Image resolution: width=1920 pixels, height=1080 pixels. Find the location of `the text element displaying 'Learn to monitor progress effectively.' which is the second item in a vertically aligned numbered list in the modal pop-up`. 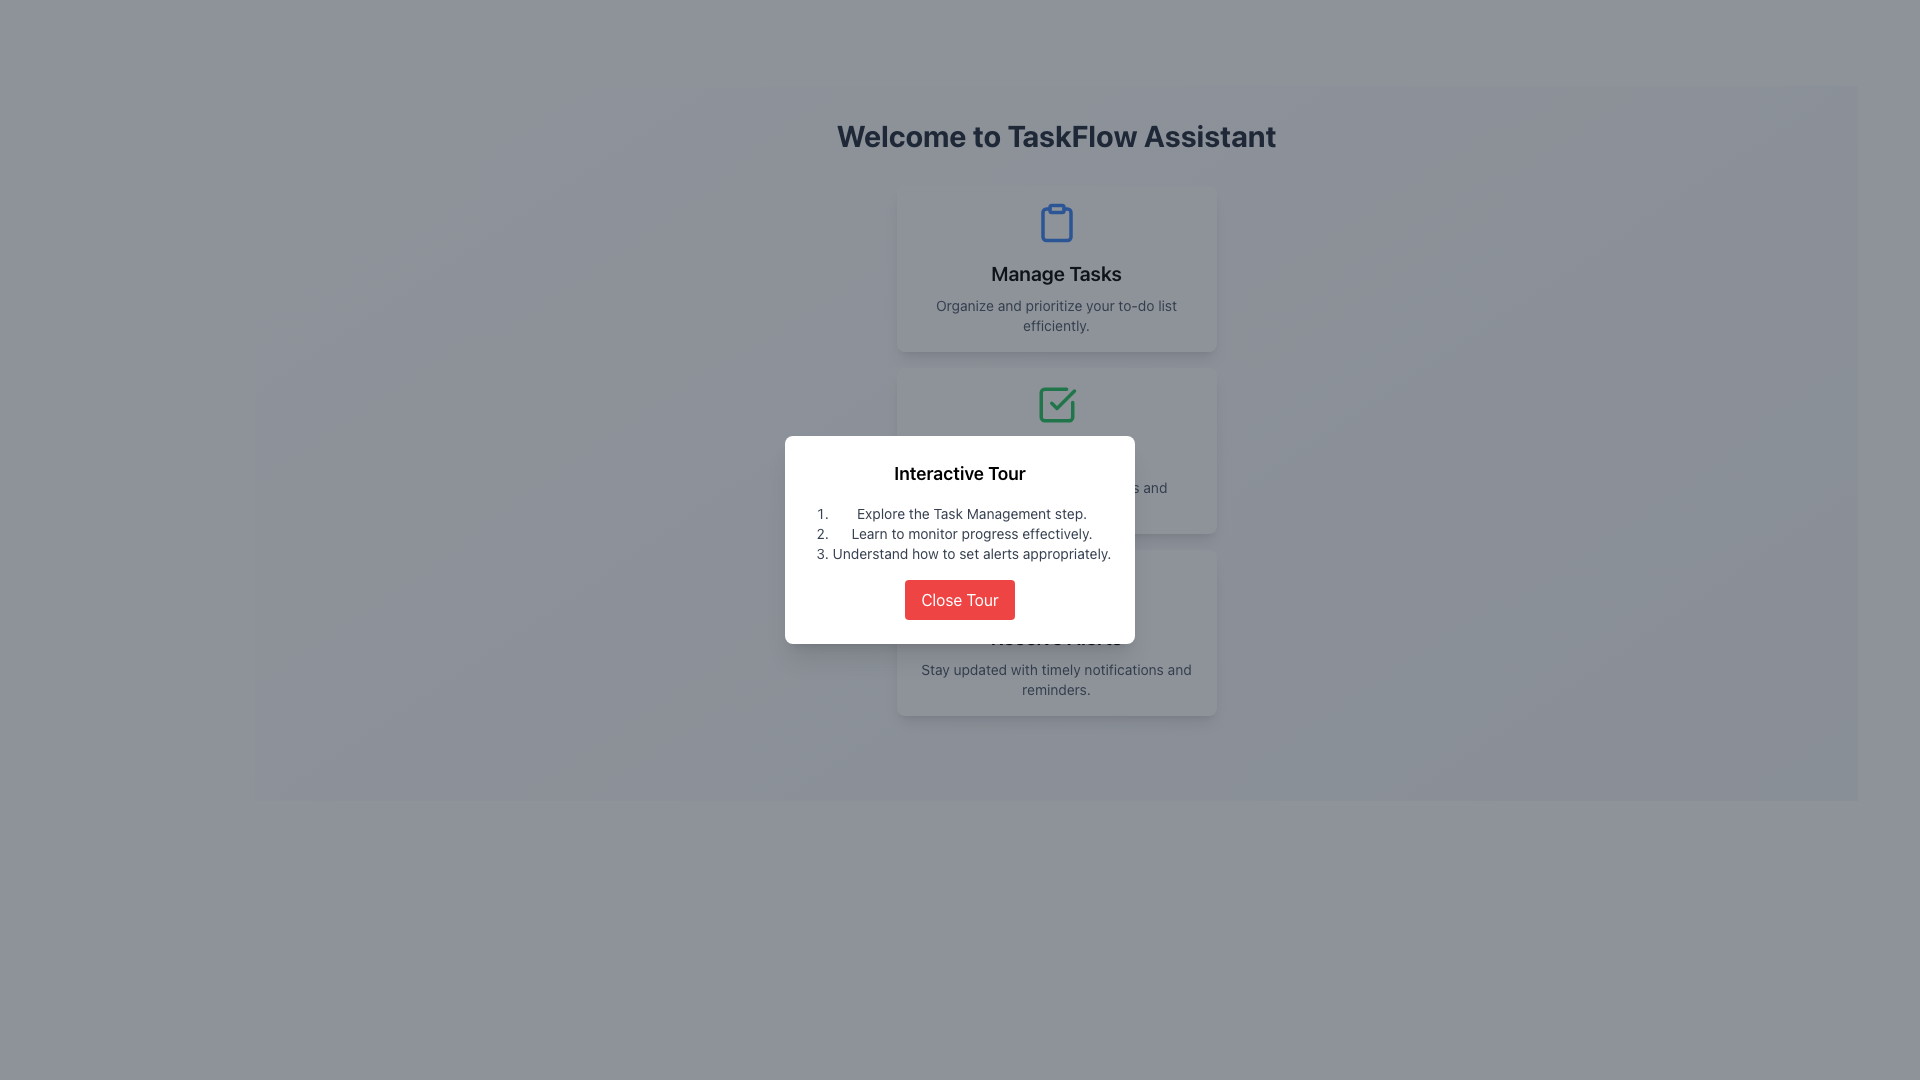

the text element displaying 'Learn to monitor progress effectively.' which is the second item in a vertically aligned numbered list in the modal pop-up is located at coordinates (971, 532).